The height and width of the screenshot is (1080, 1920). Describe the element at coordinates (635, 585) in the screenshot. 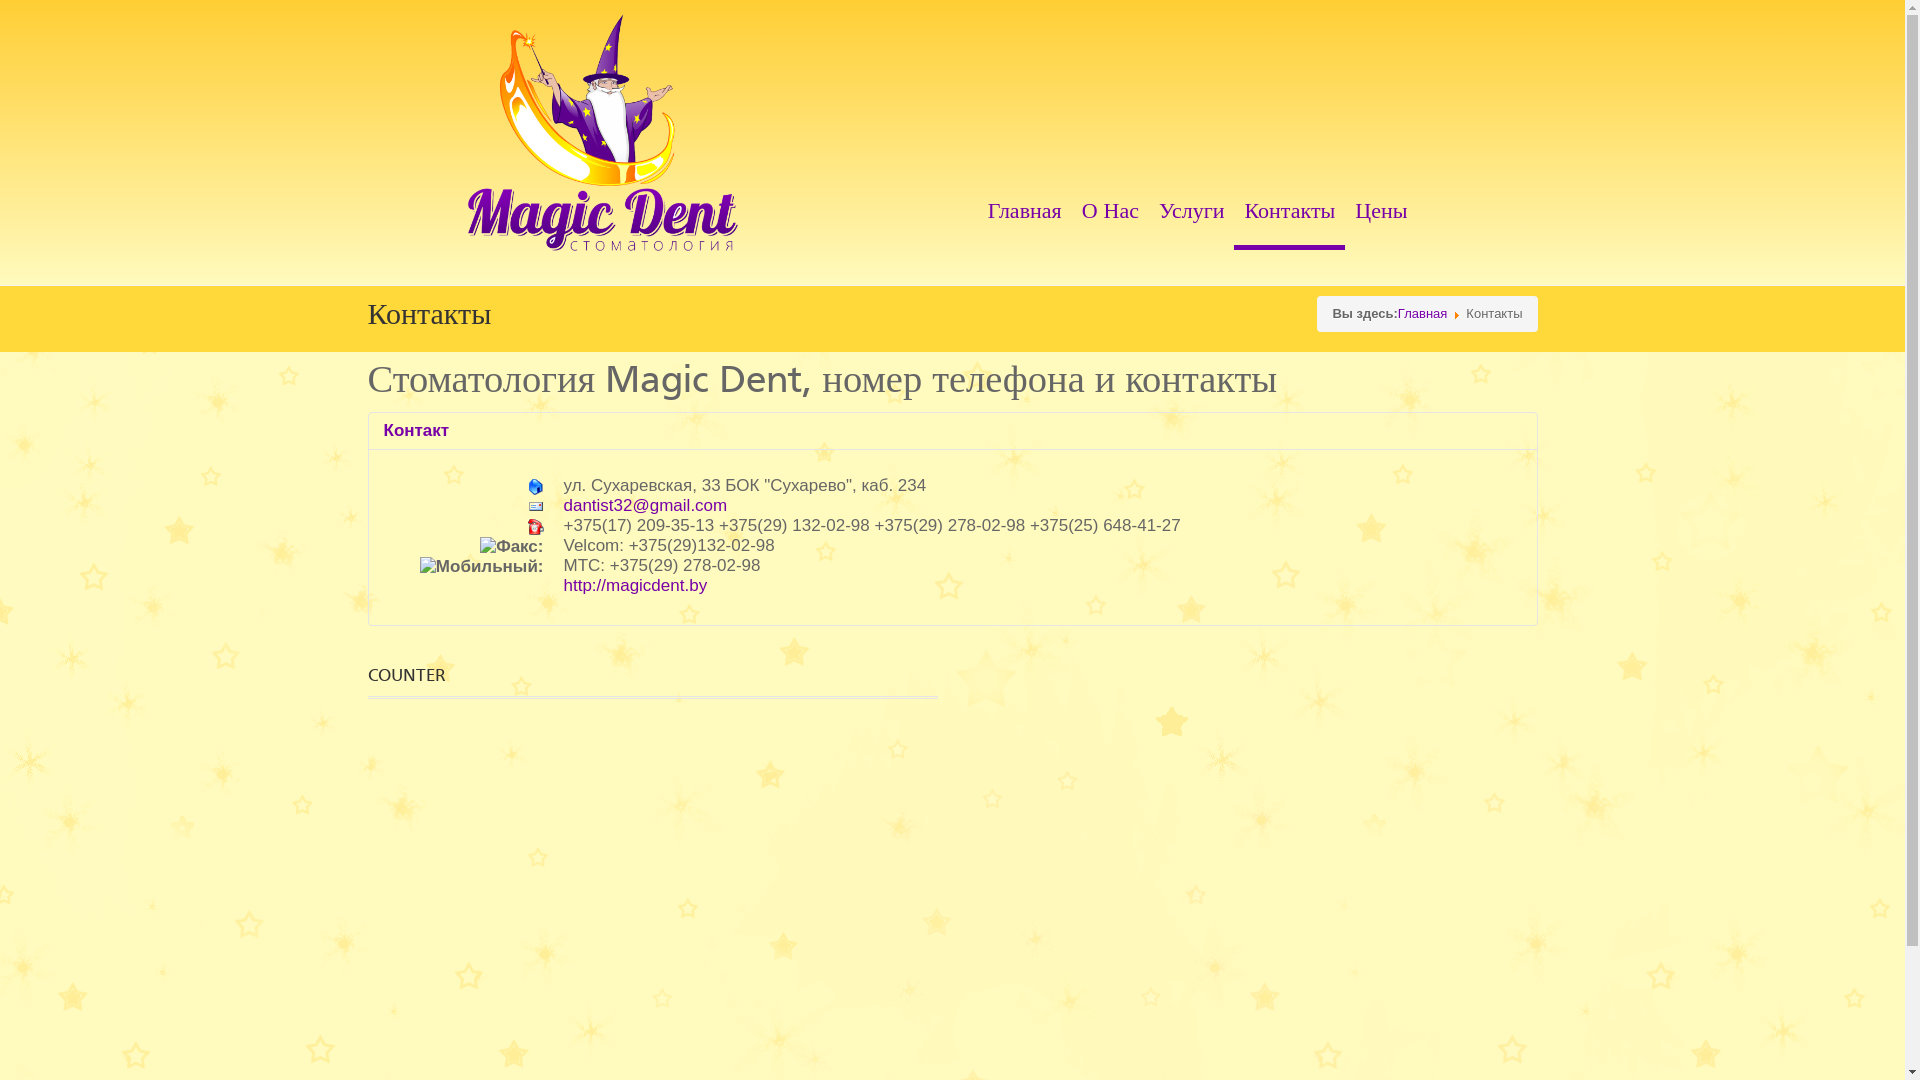

I see `'http://magicdent.by'` at that location.